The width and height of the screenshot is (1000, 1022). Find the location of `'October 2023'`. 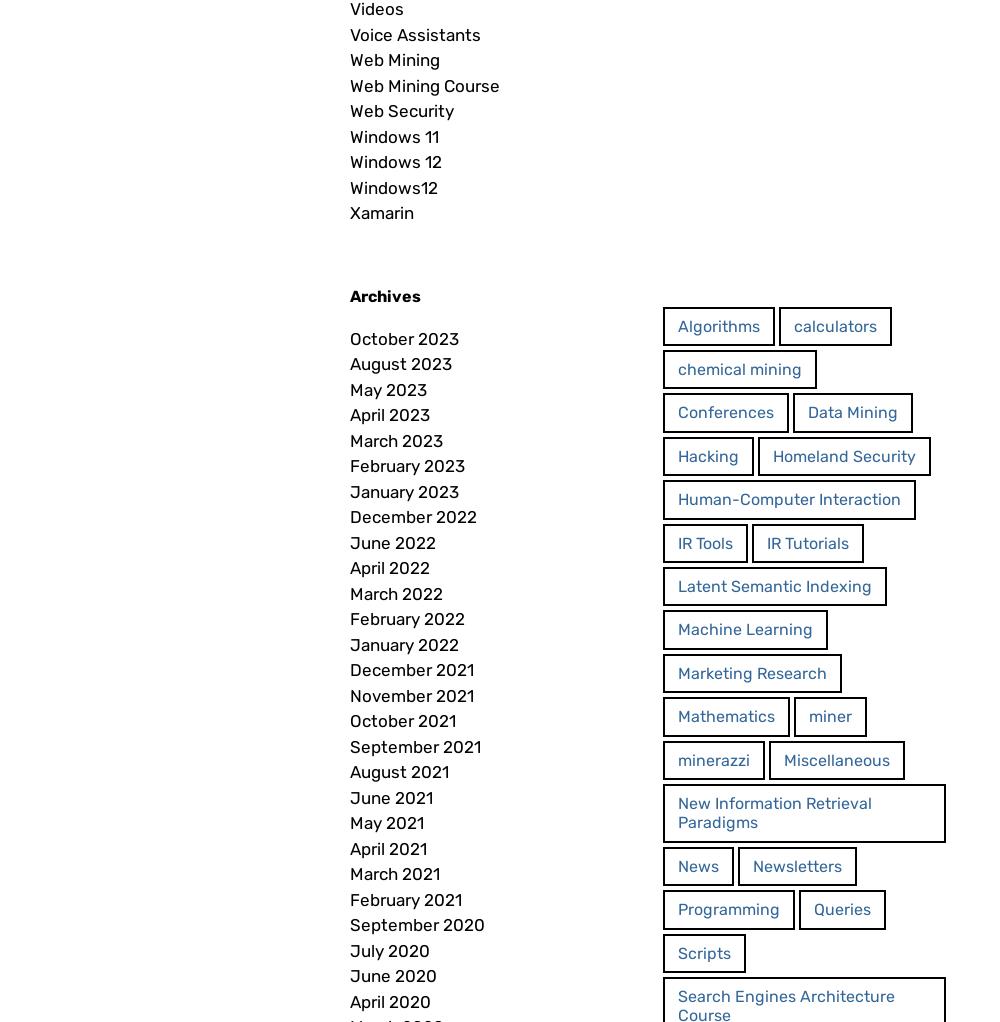

'October 2023' is located at coordinates (404, 337).